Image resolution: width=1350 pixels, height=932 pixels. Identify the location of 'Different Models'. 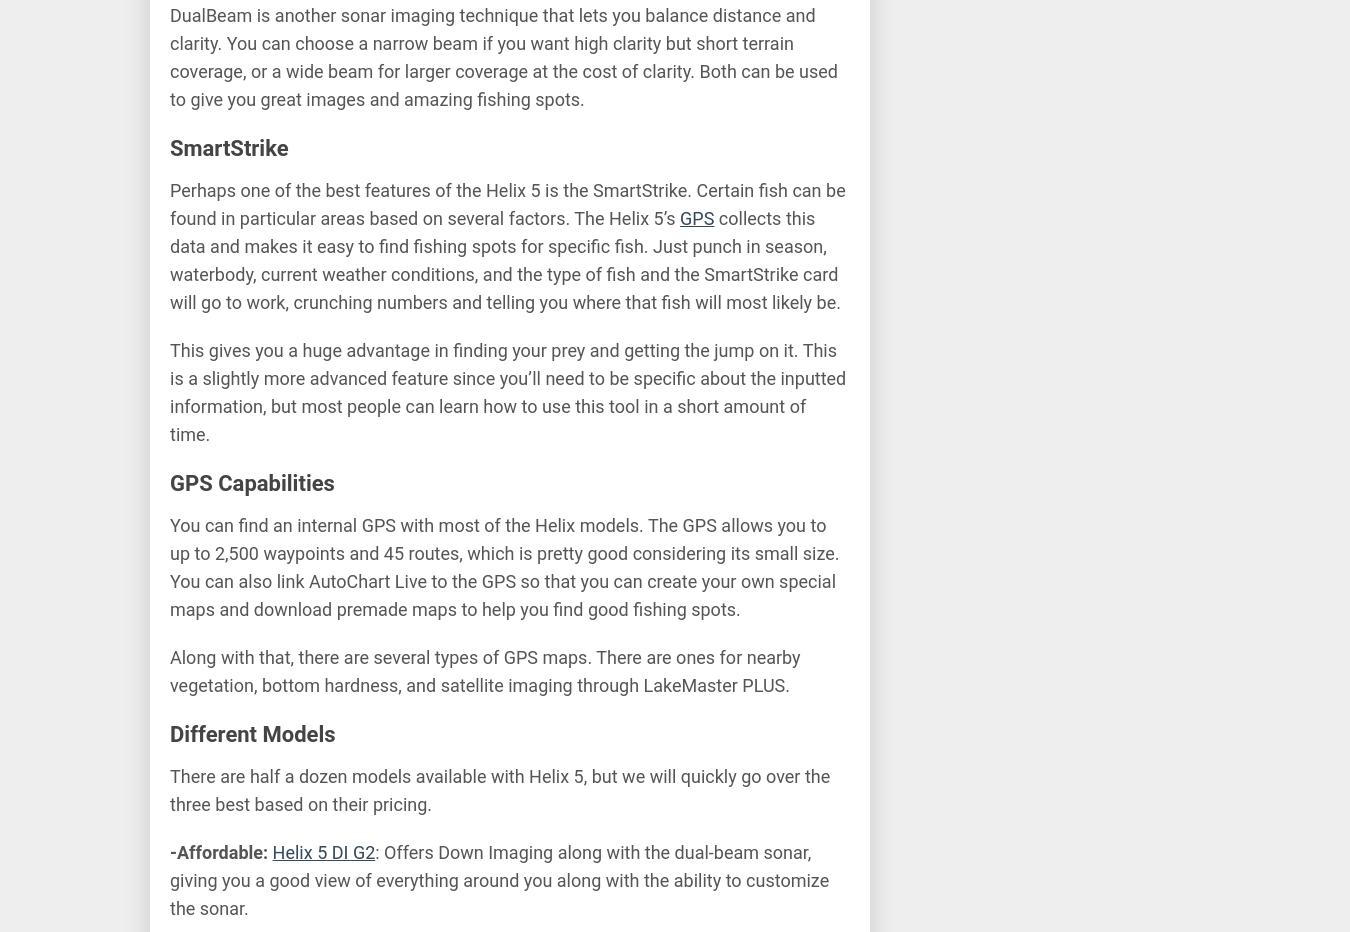
(251, 732).